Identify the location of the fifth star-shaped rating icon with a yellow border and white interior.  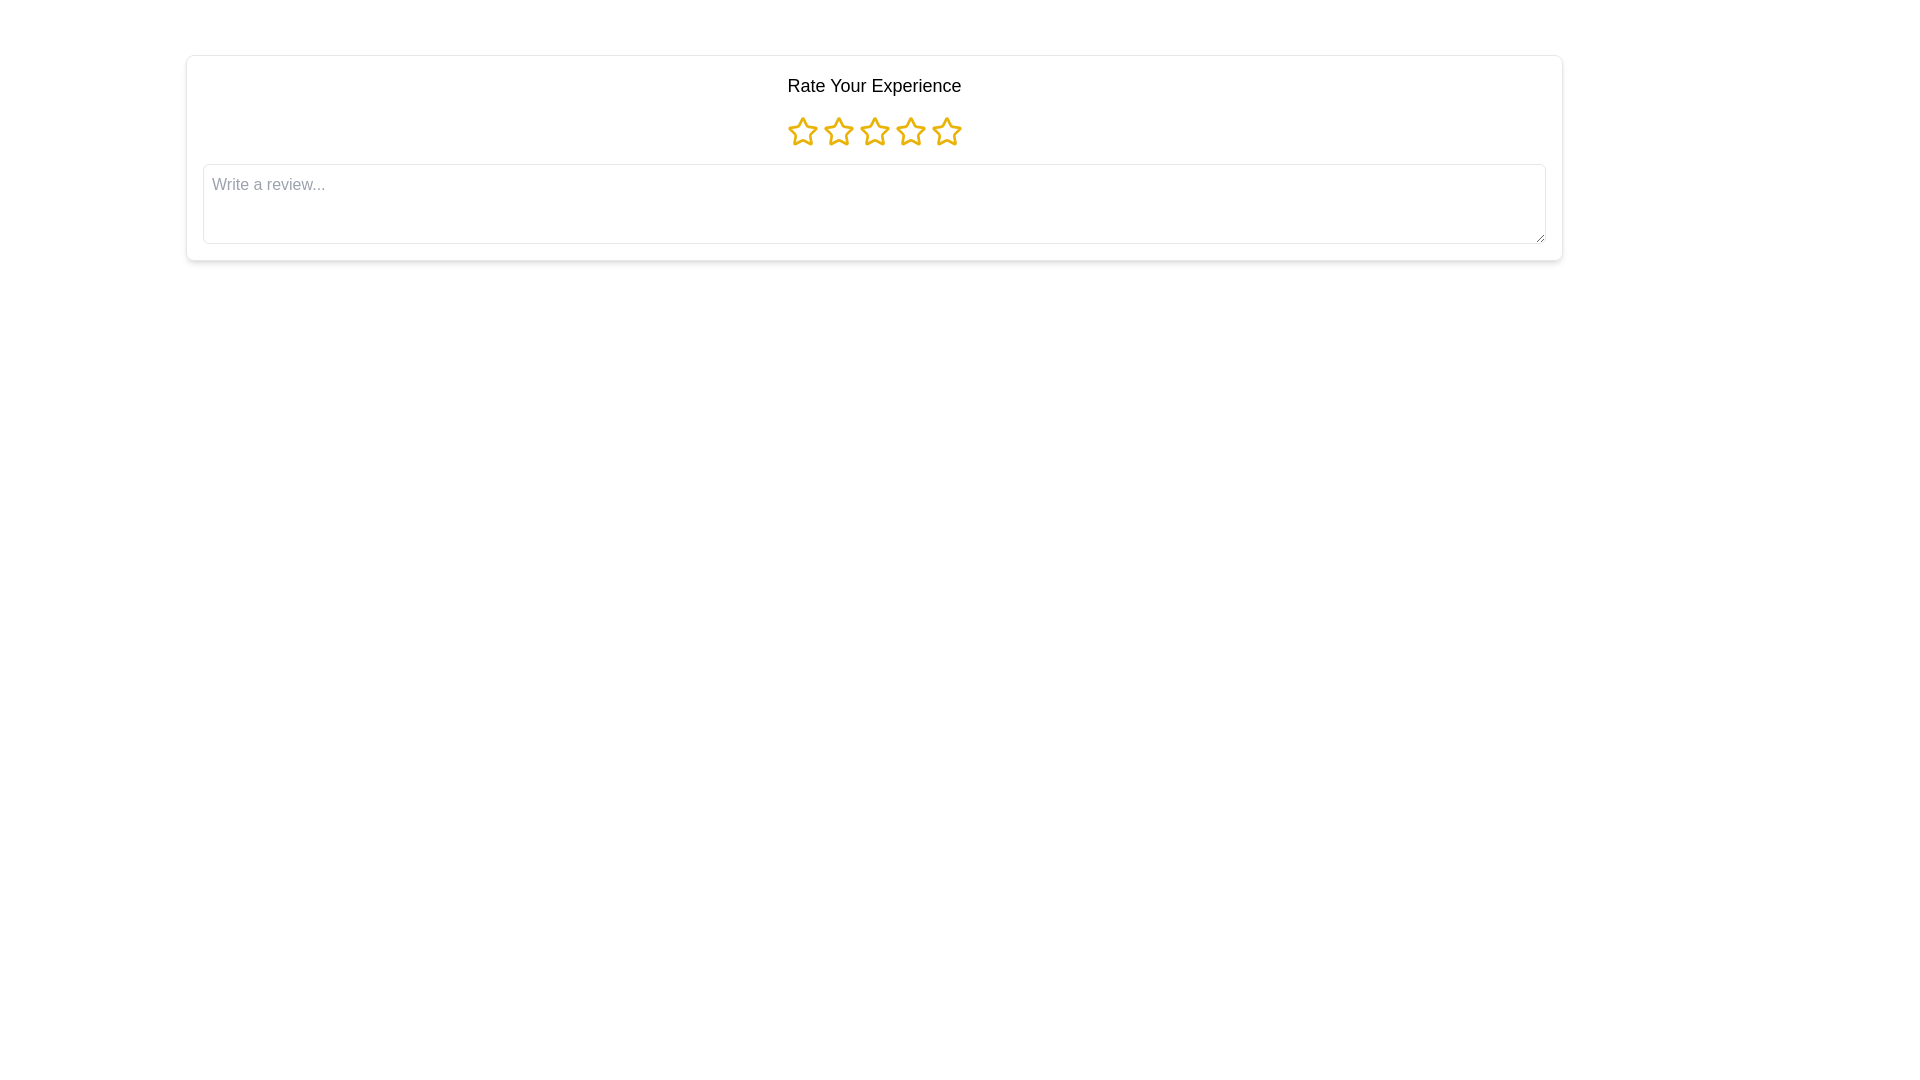
(944, 131).